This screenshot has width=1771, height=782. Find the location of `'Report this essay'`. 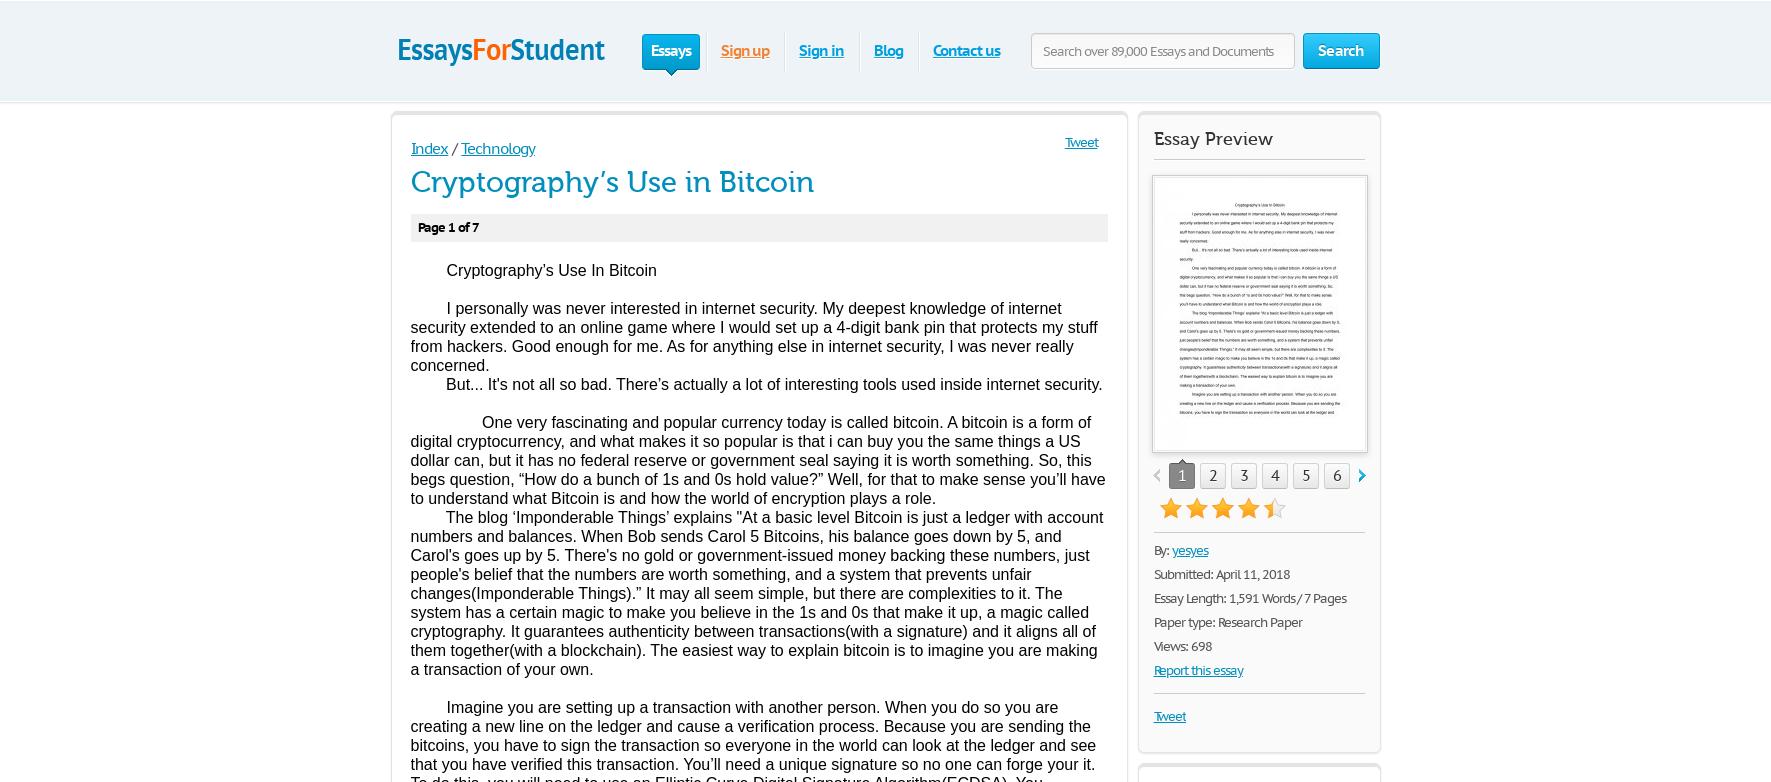

'Report this essay' is located at coordinates (1152, 669).